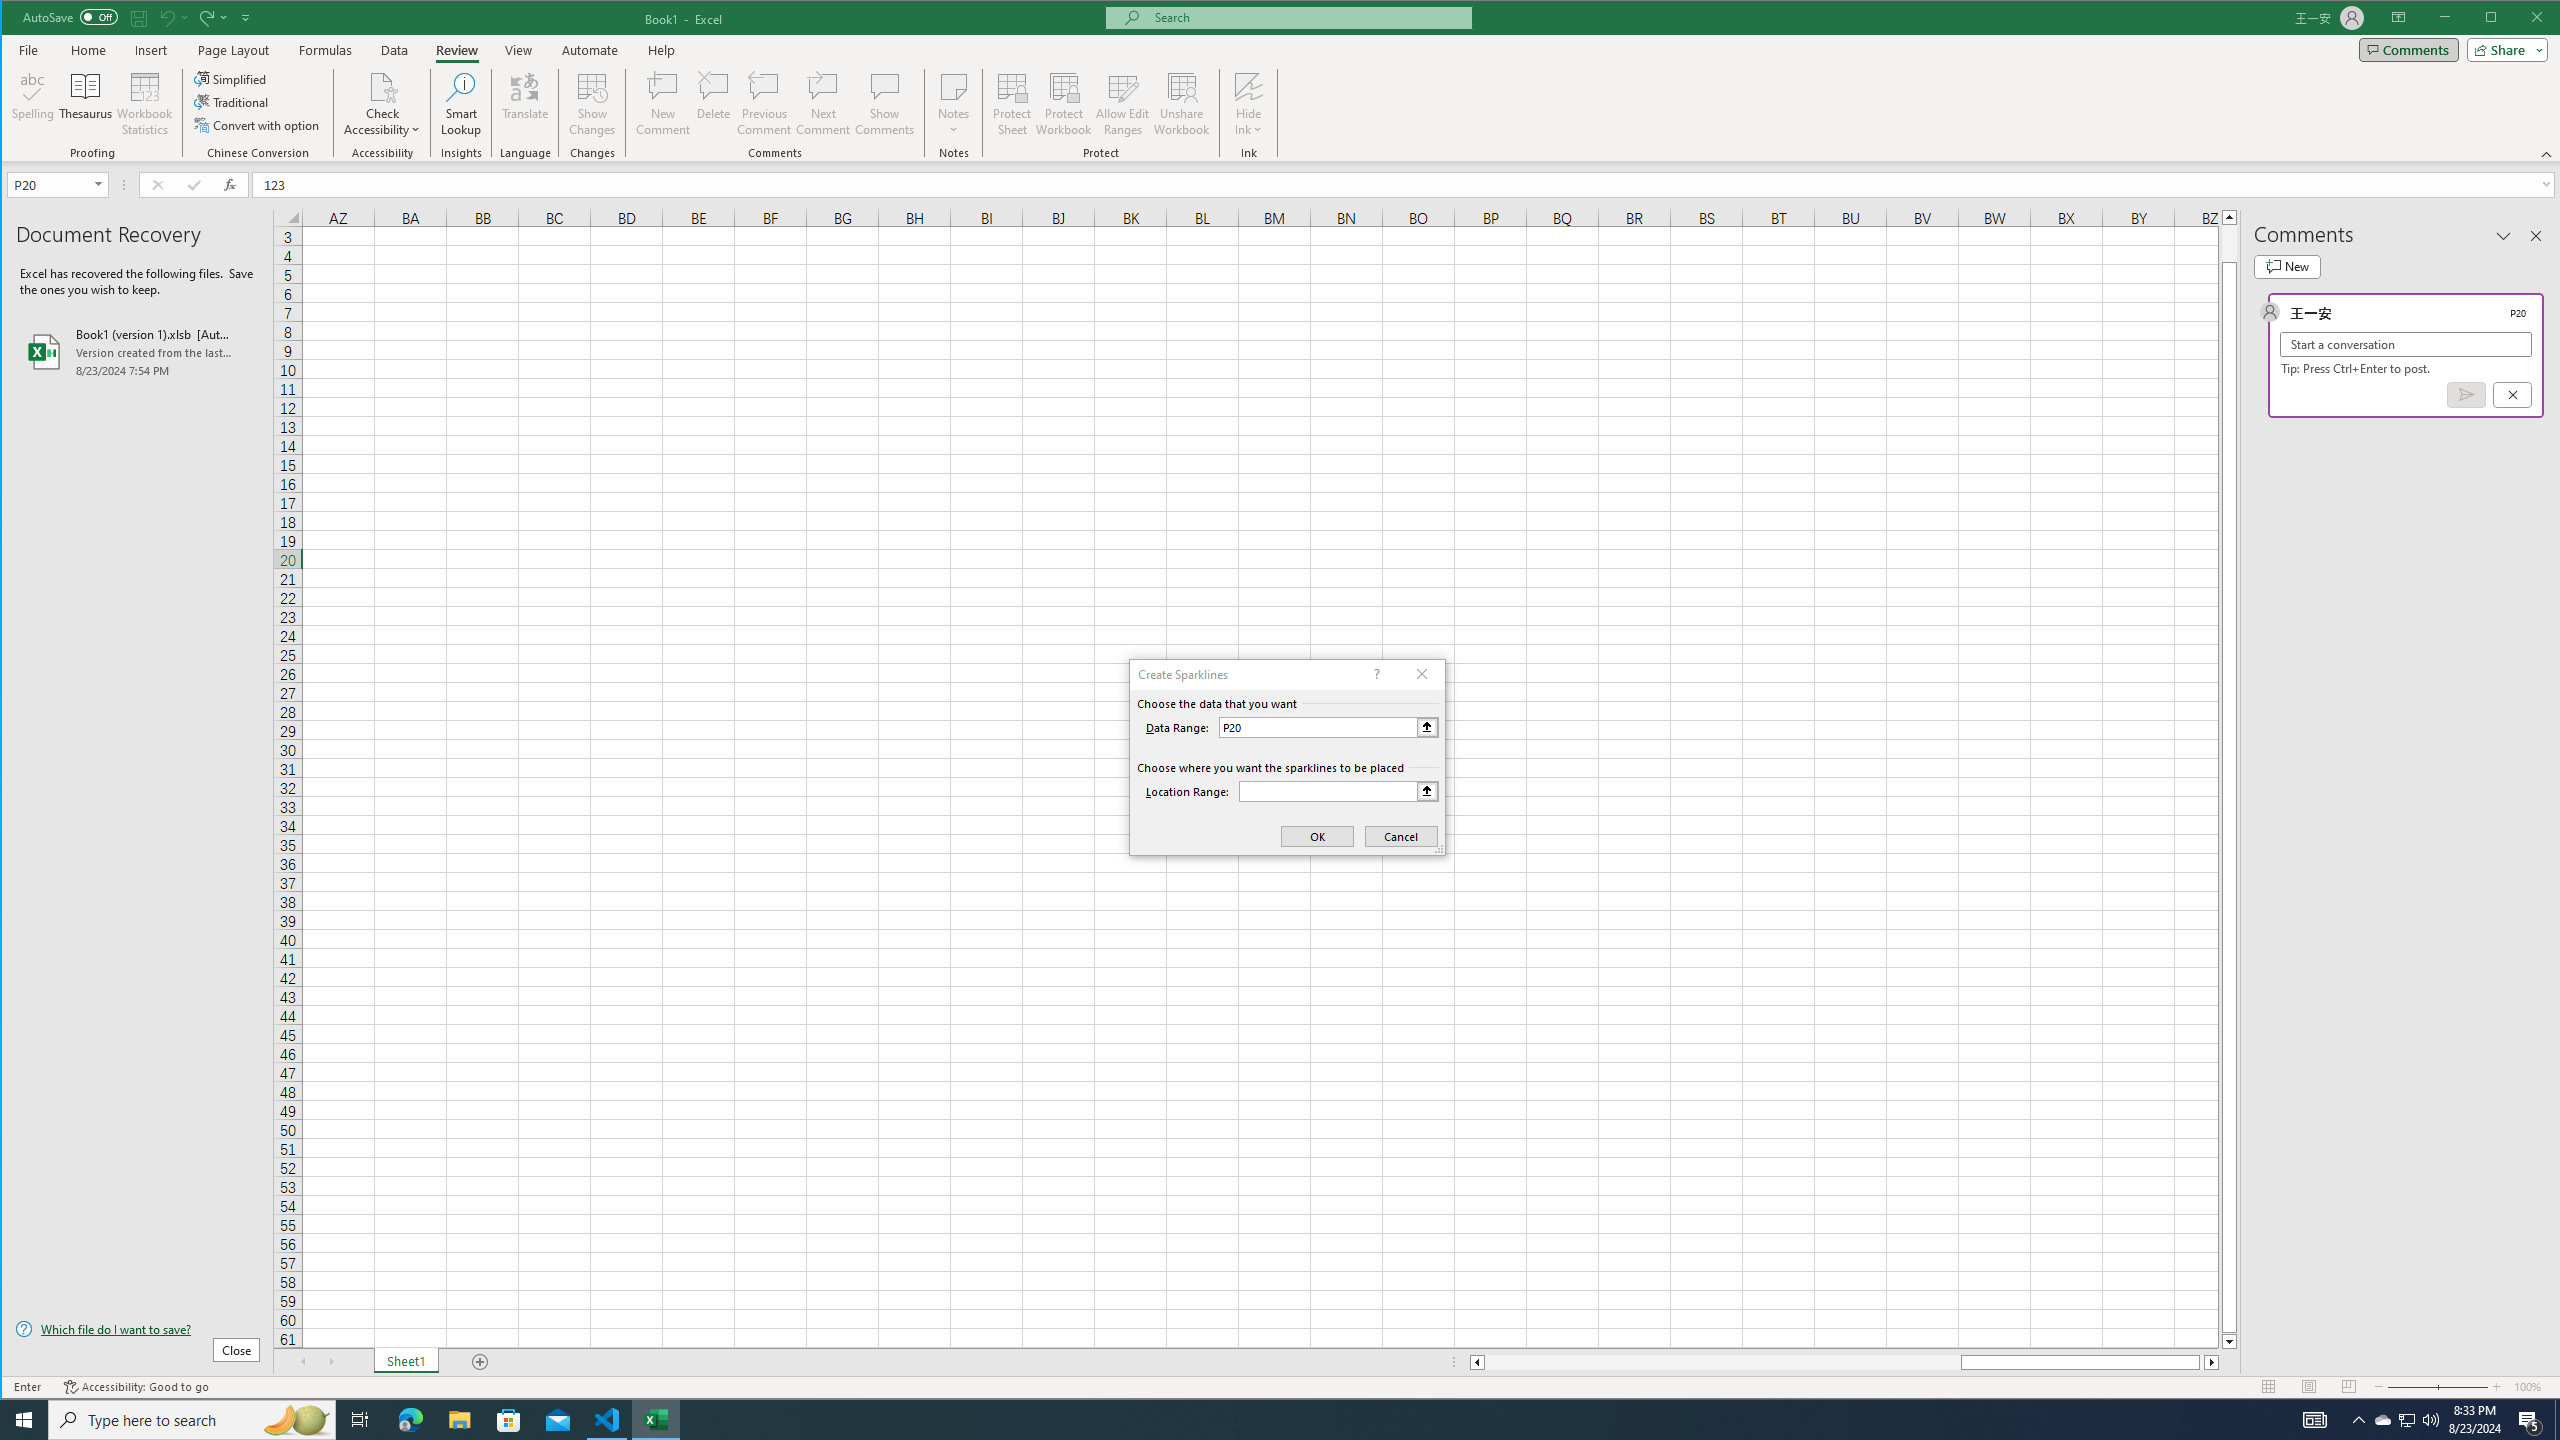 This screenshot has height=1440, width=2560. What do you see at coordinates (404, 1362) in the screenshot?
I see `'Sheet1'` at bounding box center [404, 1362].